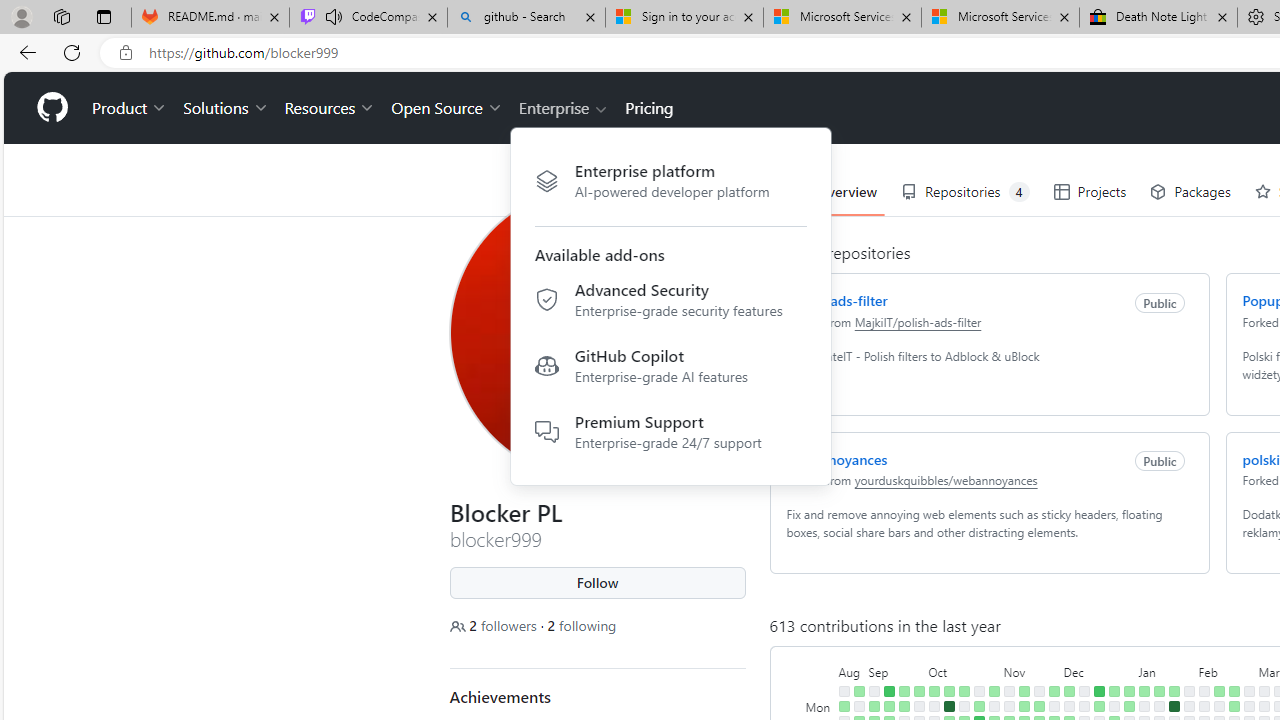  Describe the element at coordinates (1247, 690) in the screenshot. I see `'No contributions on February 25th.'` at that location.